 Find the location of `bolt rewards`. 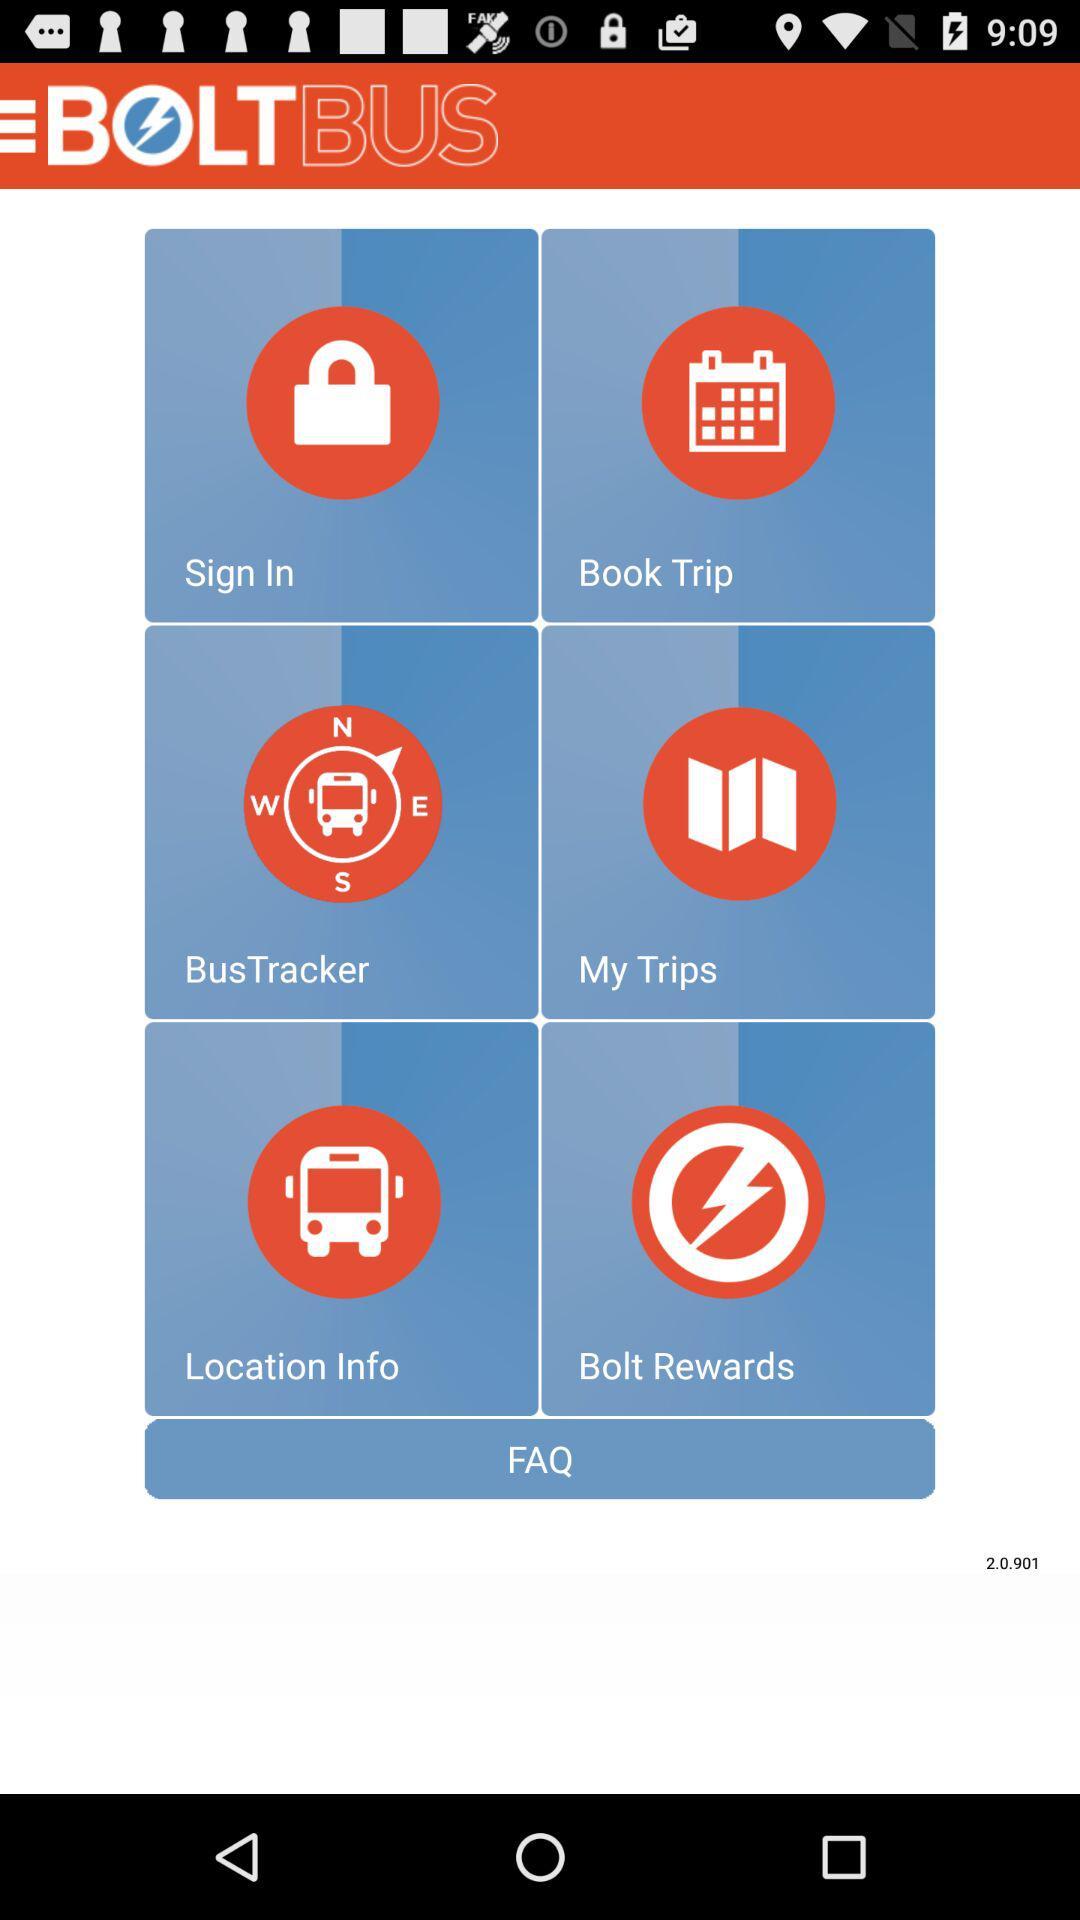

bolt rewards is located at coordinates (738, 1218).